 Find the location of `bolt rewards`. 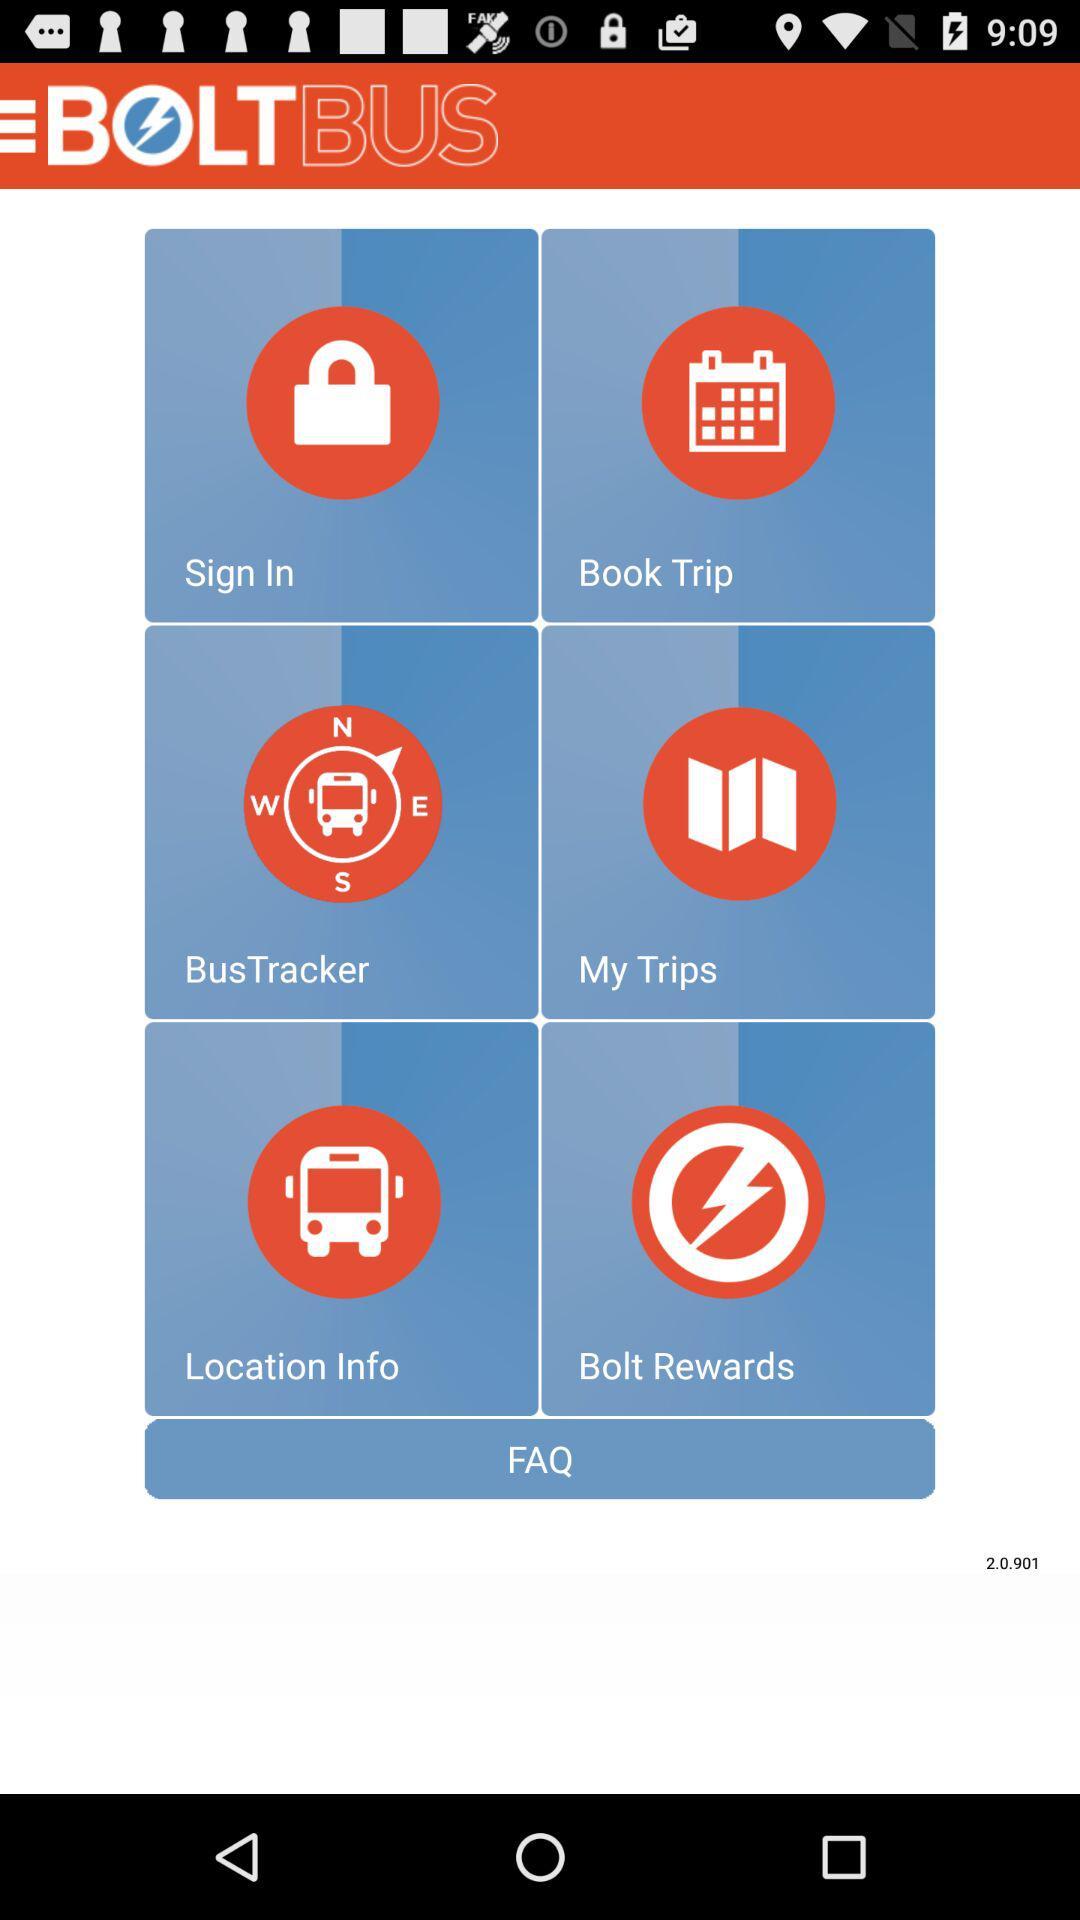

bolt rewards is located at coordinates (738, 1218).